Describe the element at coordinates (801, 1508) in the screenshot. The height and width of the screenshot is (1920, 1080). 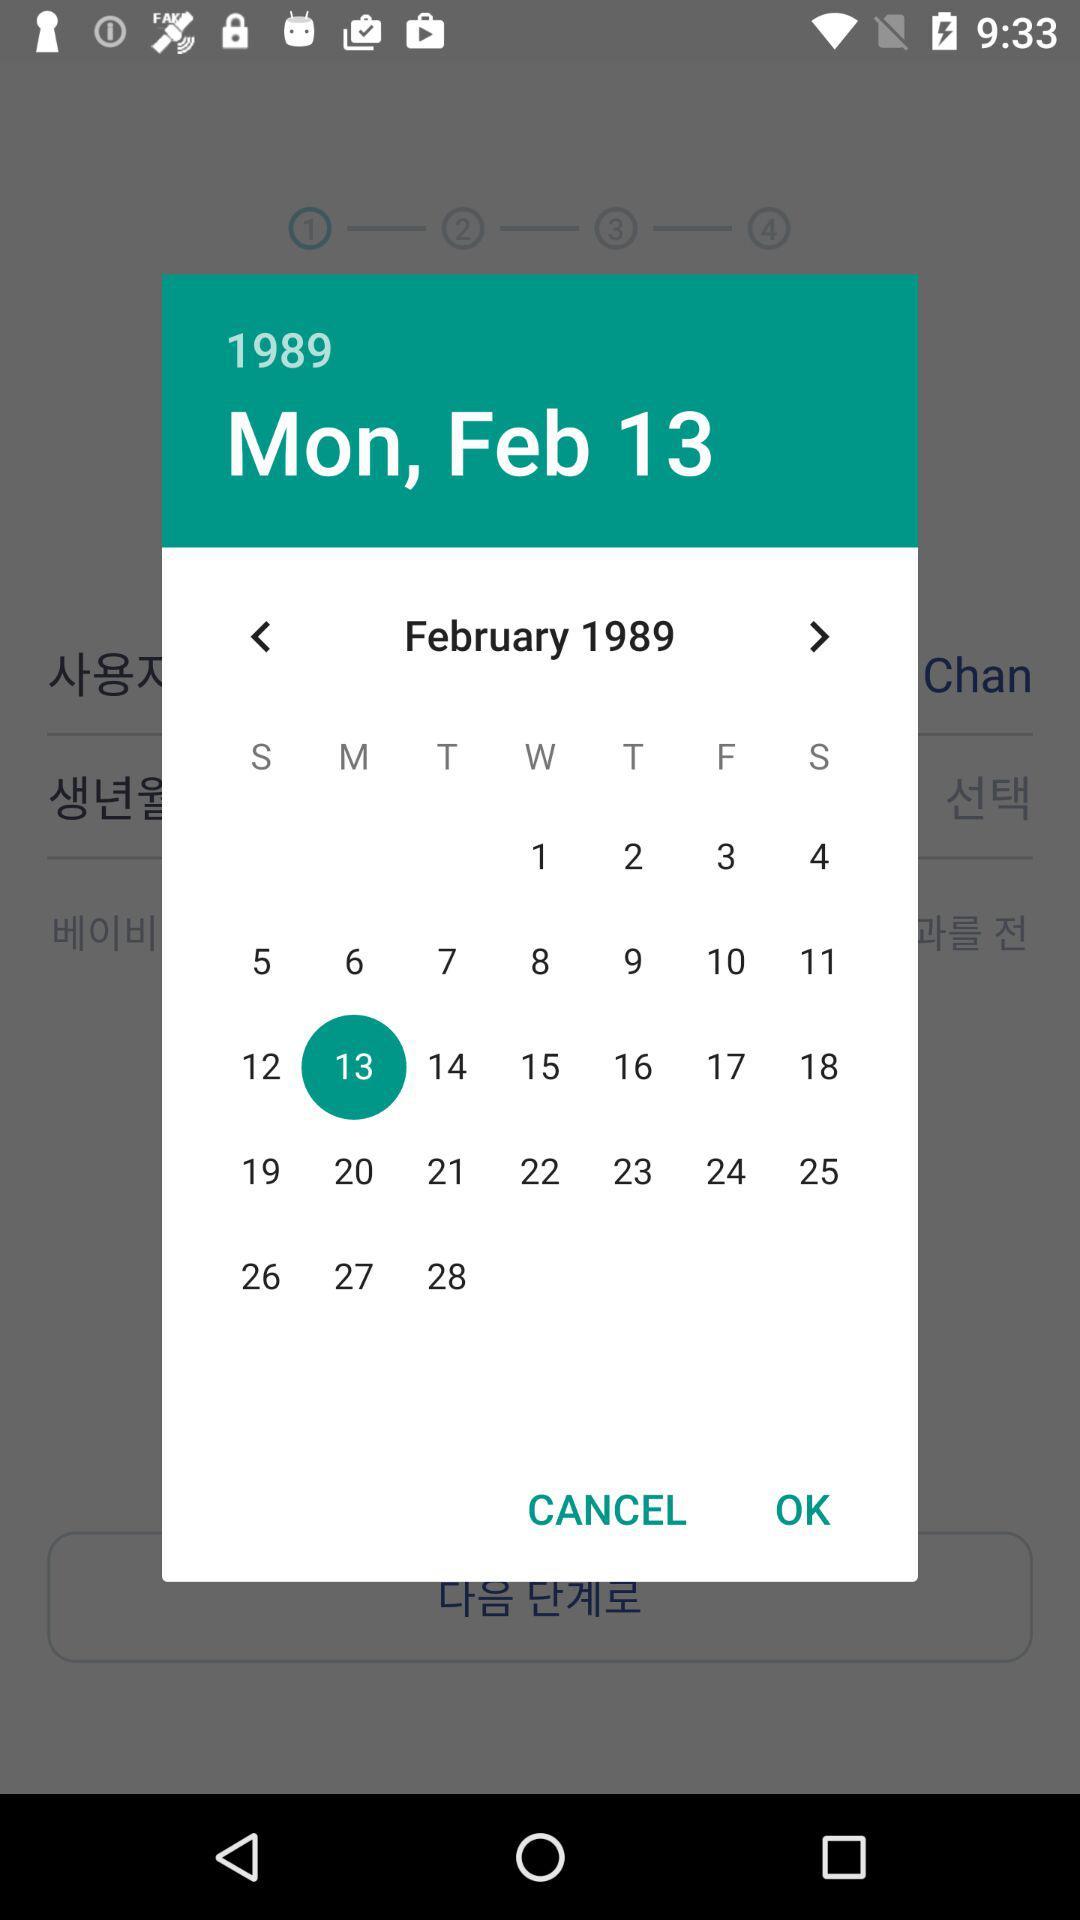
I see `the ok item` at that location.